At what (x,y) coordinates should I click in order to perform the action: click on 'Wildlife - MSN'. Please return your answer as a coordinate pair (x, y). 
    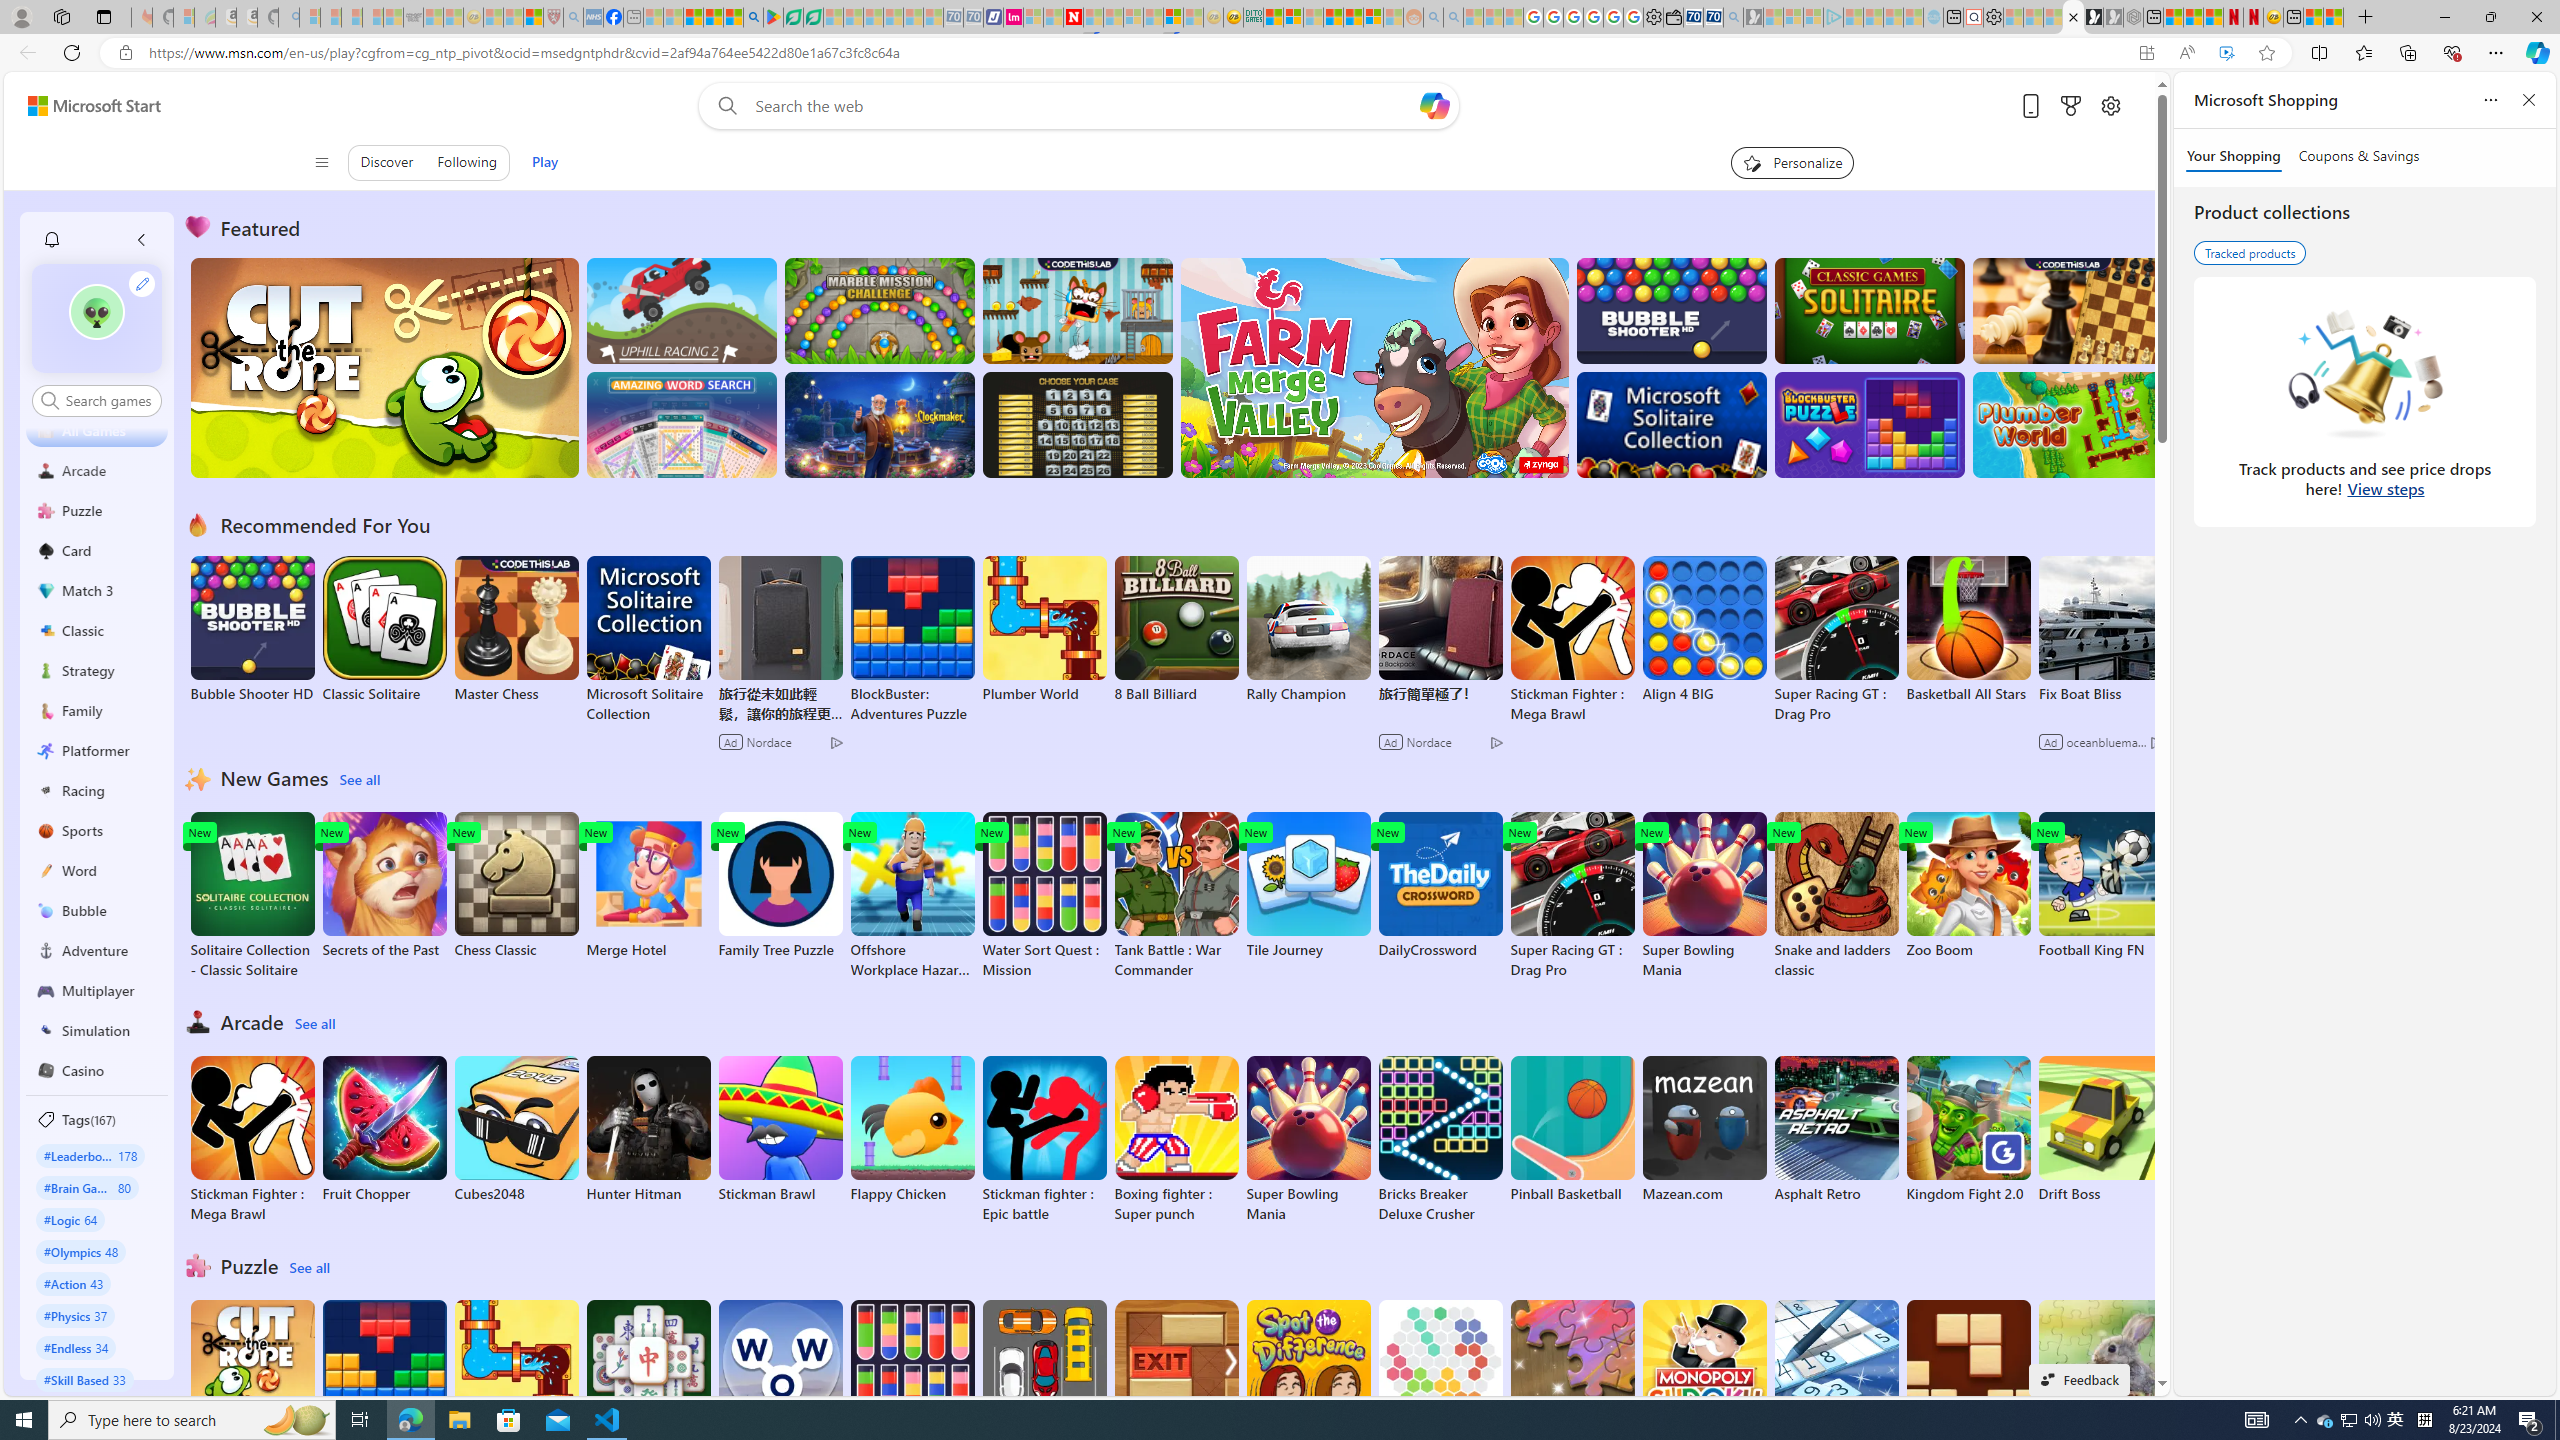
    Looking at the image, I should click on (2311, 16).